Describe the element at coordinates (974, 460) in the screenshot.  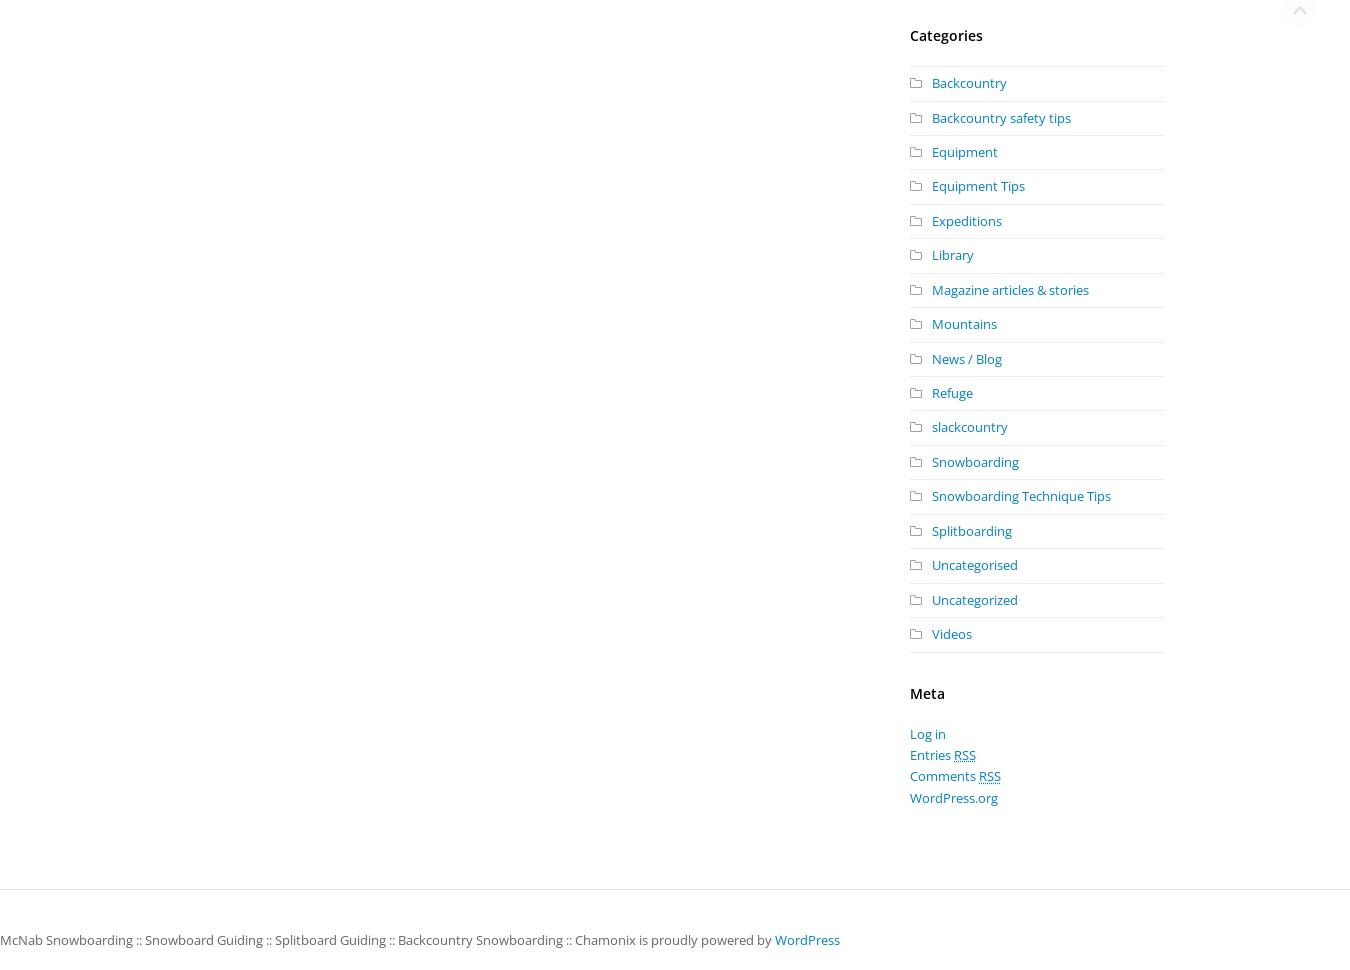
I see `'Snowboarding'` at that location.